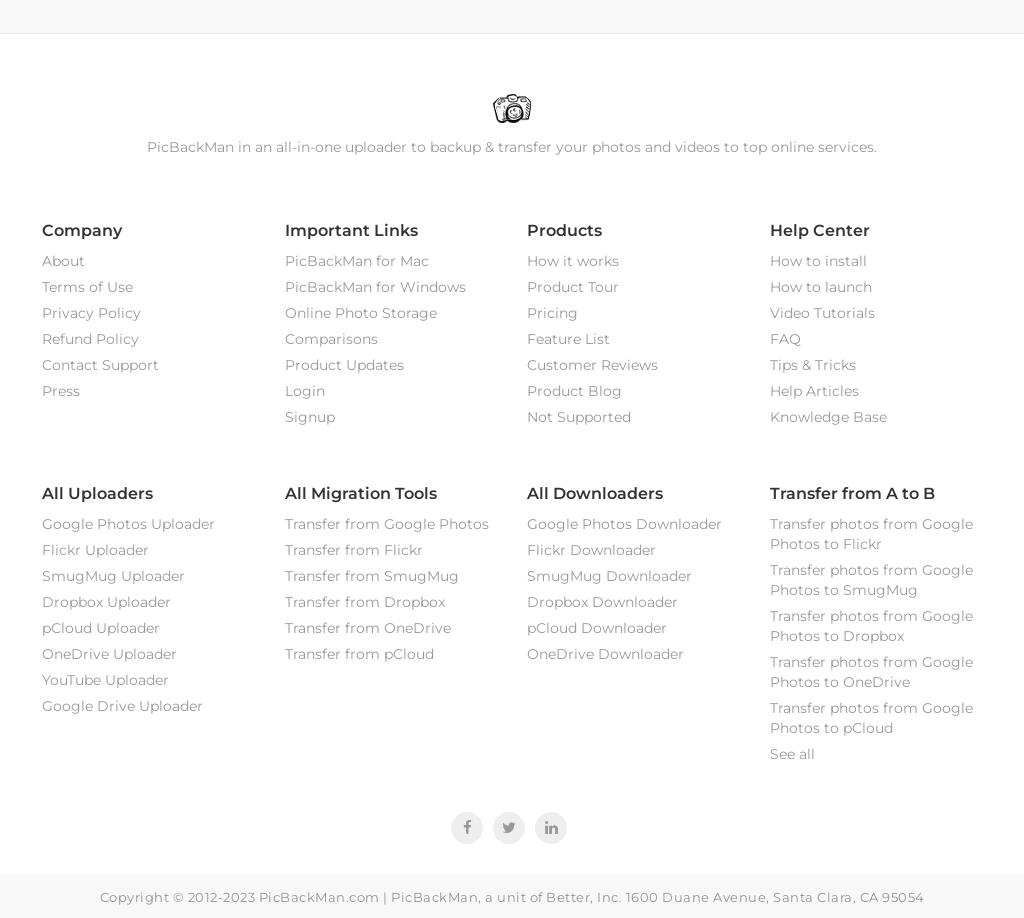 This screenshot has height=918, width=1024. Describe the element at coordinates (510, 894) in the screenshot. I see `'Copyright © 2012-2023 PicBackMan.com | PicBackMan, a unit of Better, Inc. 1600 Duane Avenue, Santa Clara, CA 95054'` at that location.